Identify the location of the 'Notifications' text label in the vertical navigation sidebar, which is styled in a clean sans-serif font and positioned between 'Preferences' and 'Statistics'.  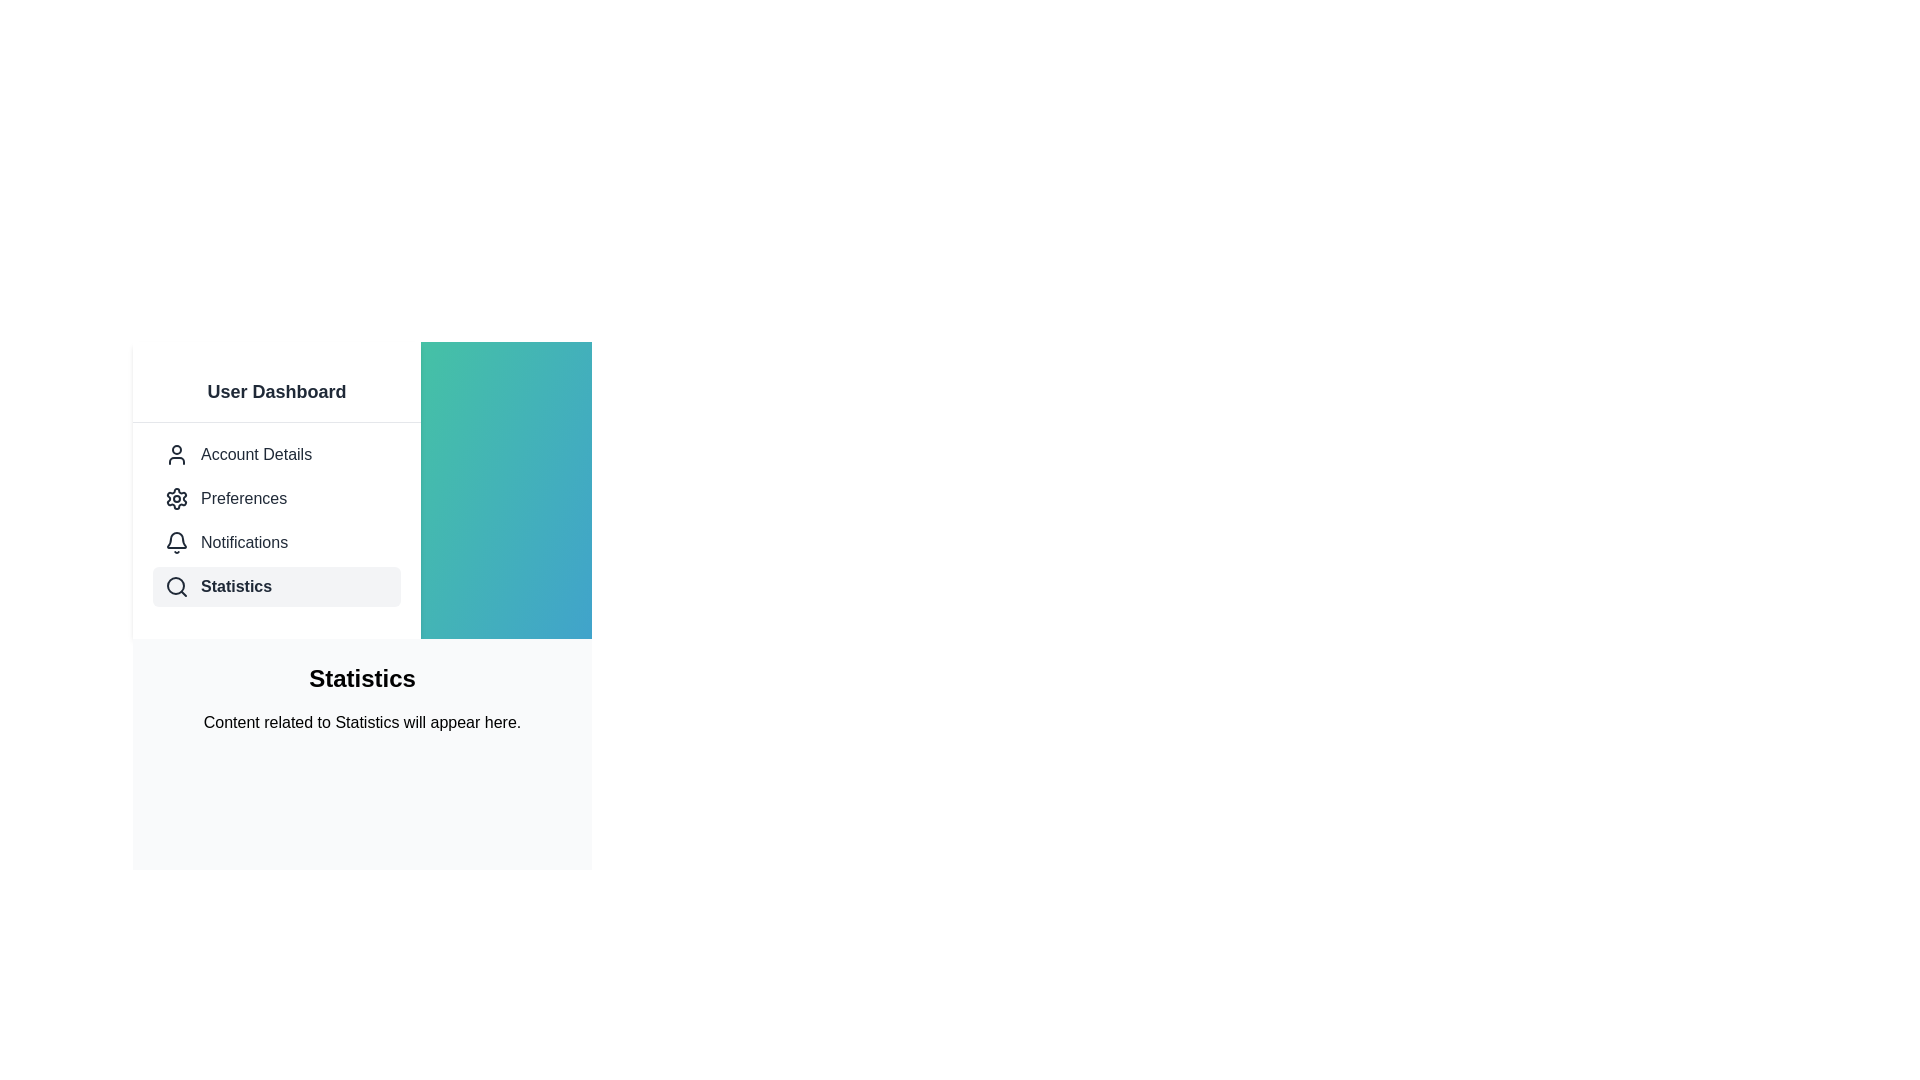
(243, 543).